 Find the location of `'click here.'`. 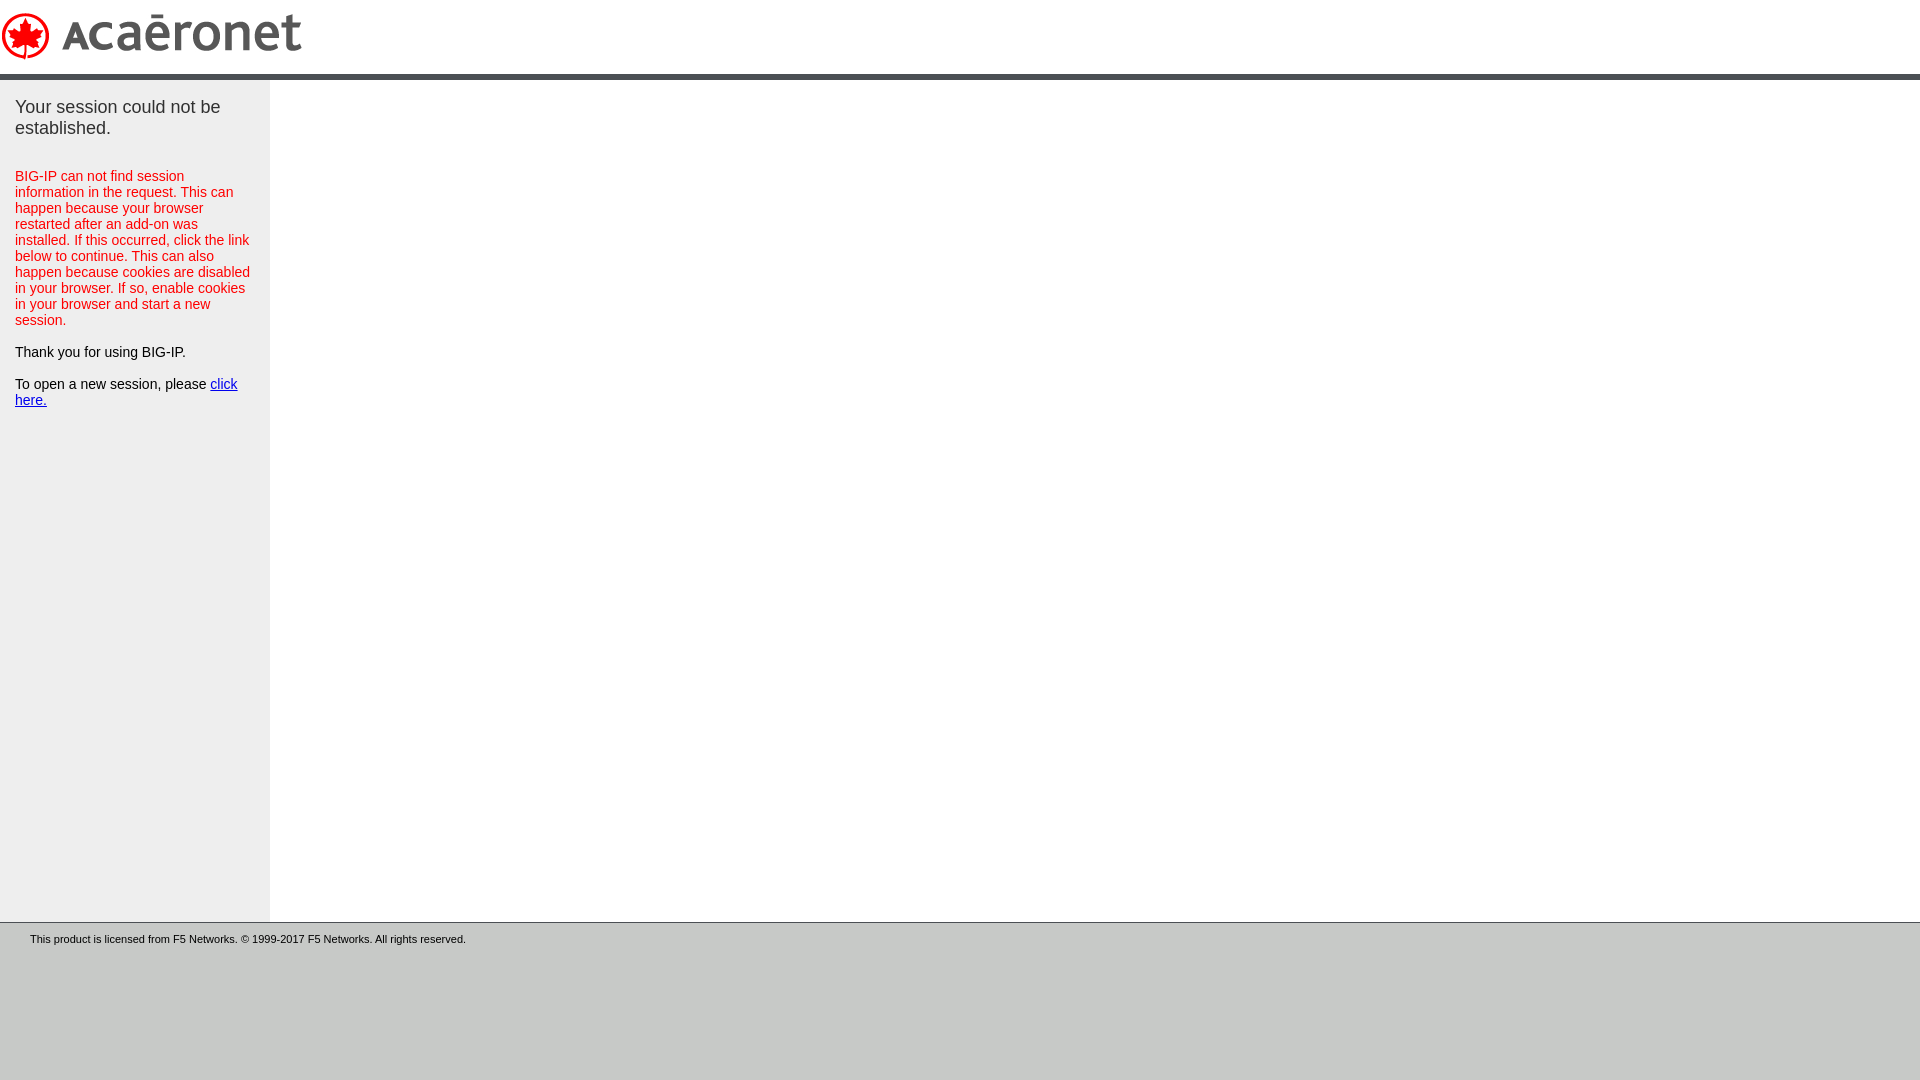

'click here.' is located at coordinates (125, 392).